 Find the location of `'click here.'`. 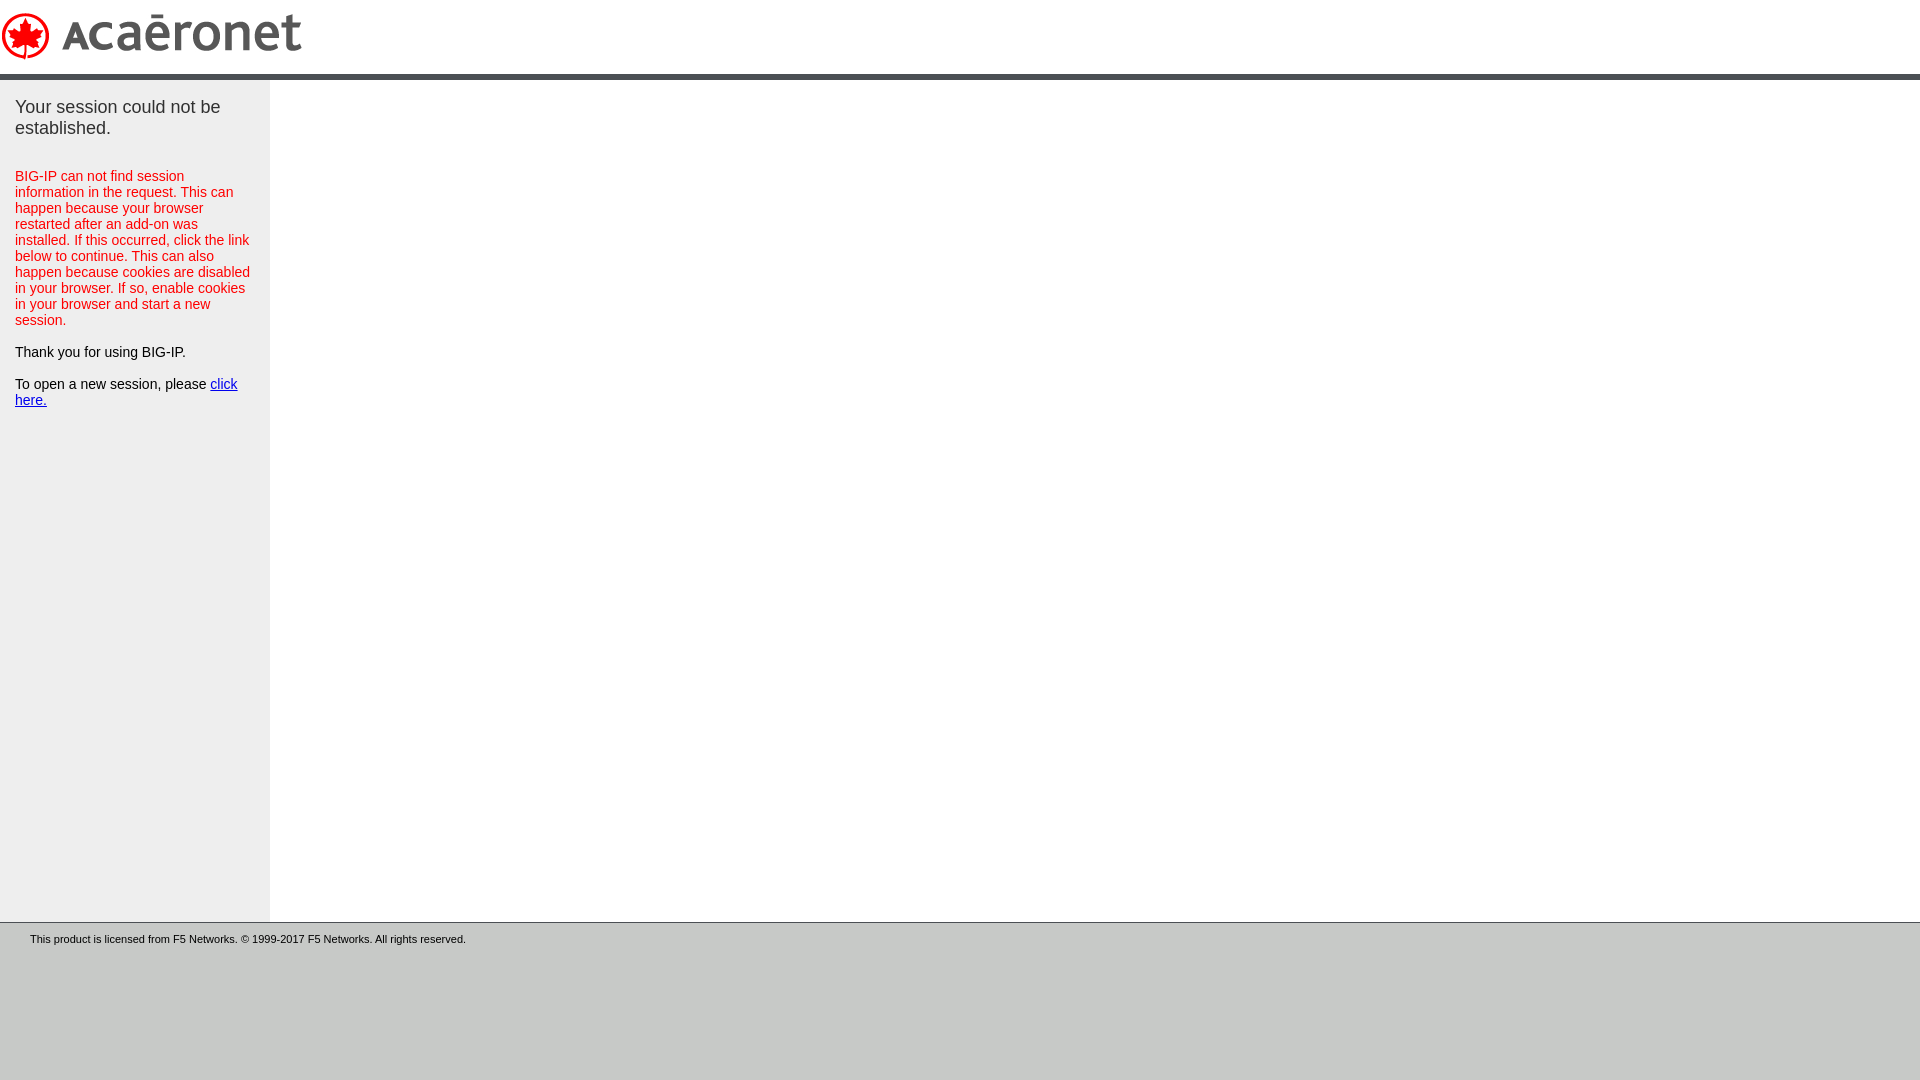

'click here.' is located at coordinates (125, 392).